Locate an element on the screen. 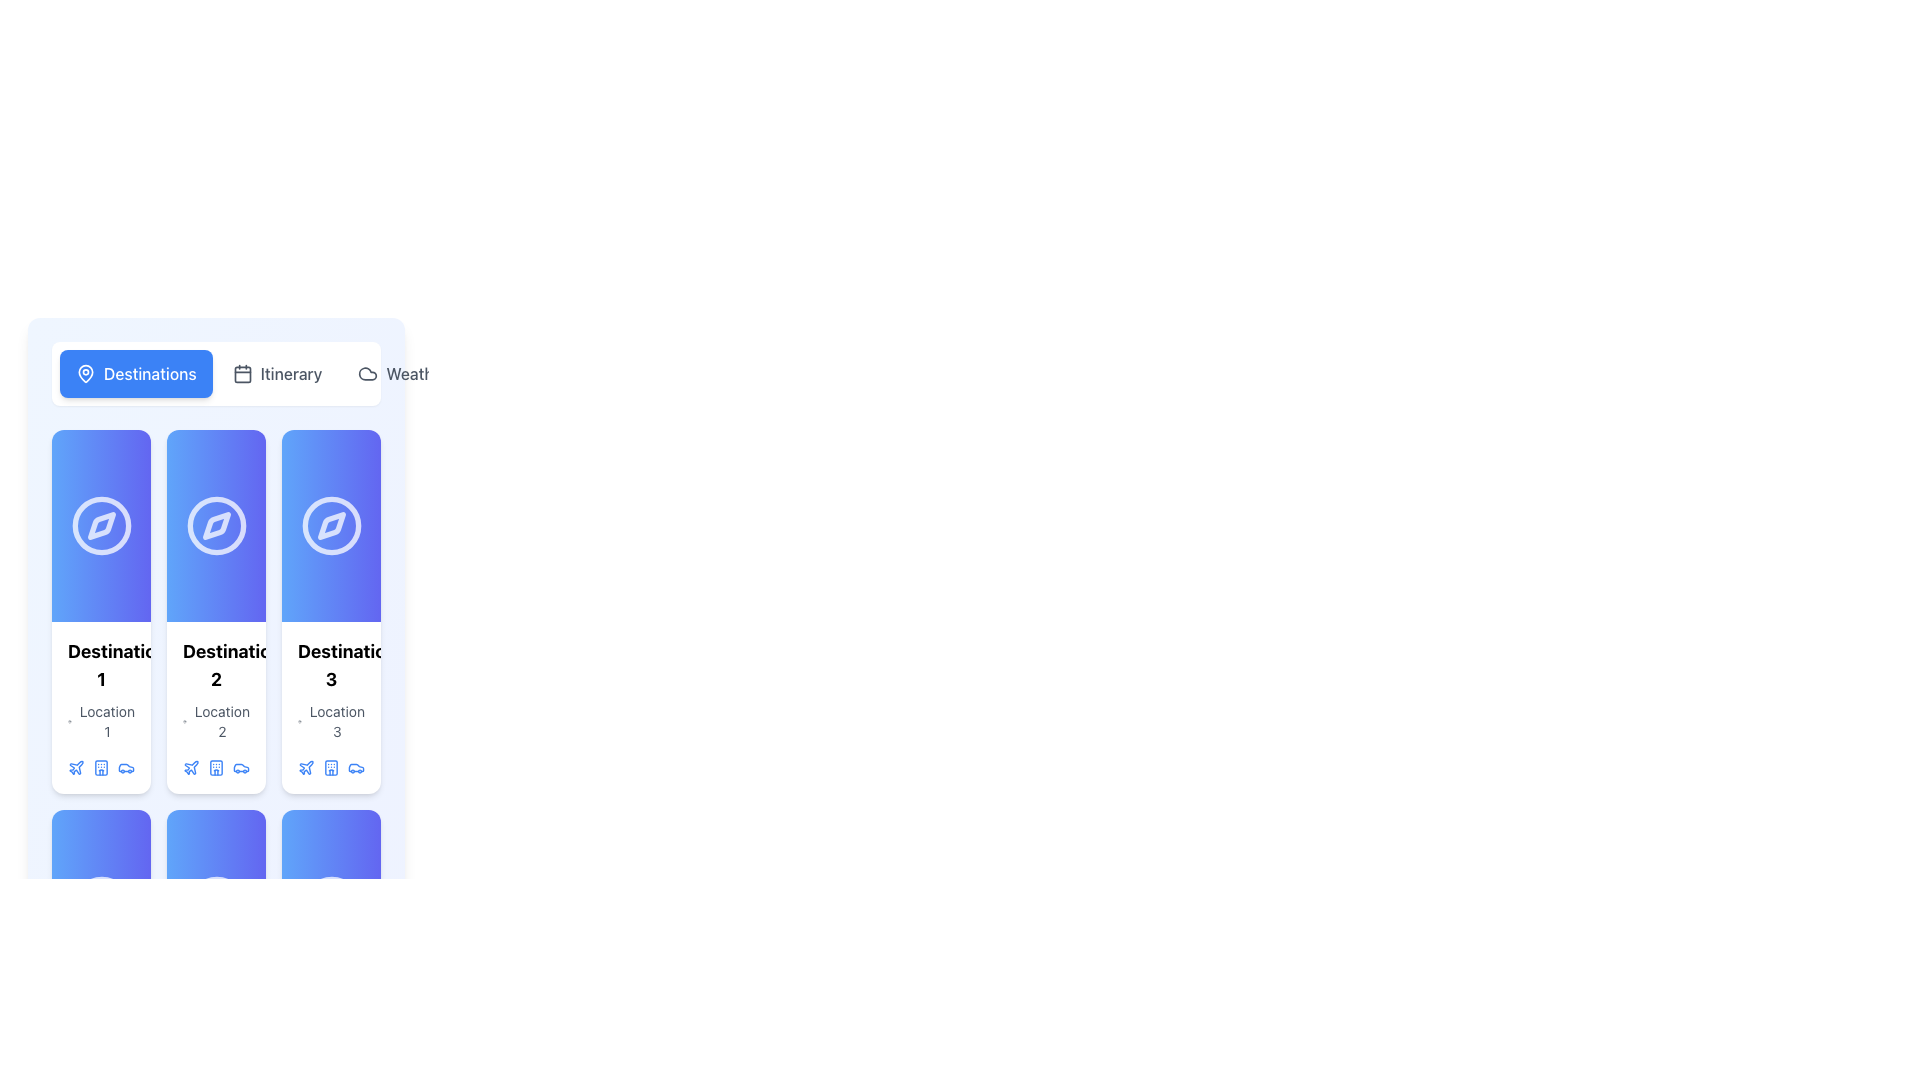  the calendar icon located in the navigation bar is located at coordinates (241, 374).